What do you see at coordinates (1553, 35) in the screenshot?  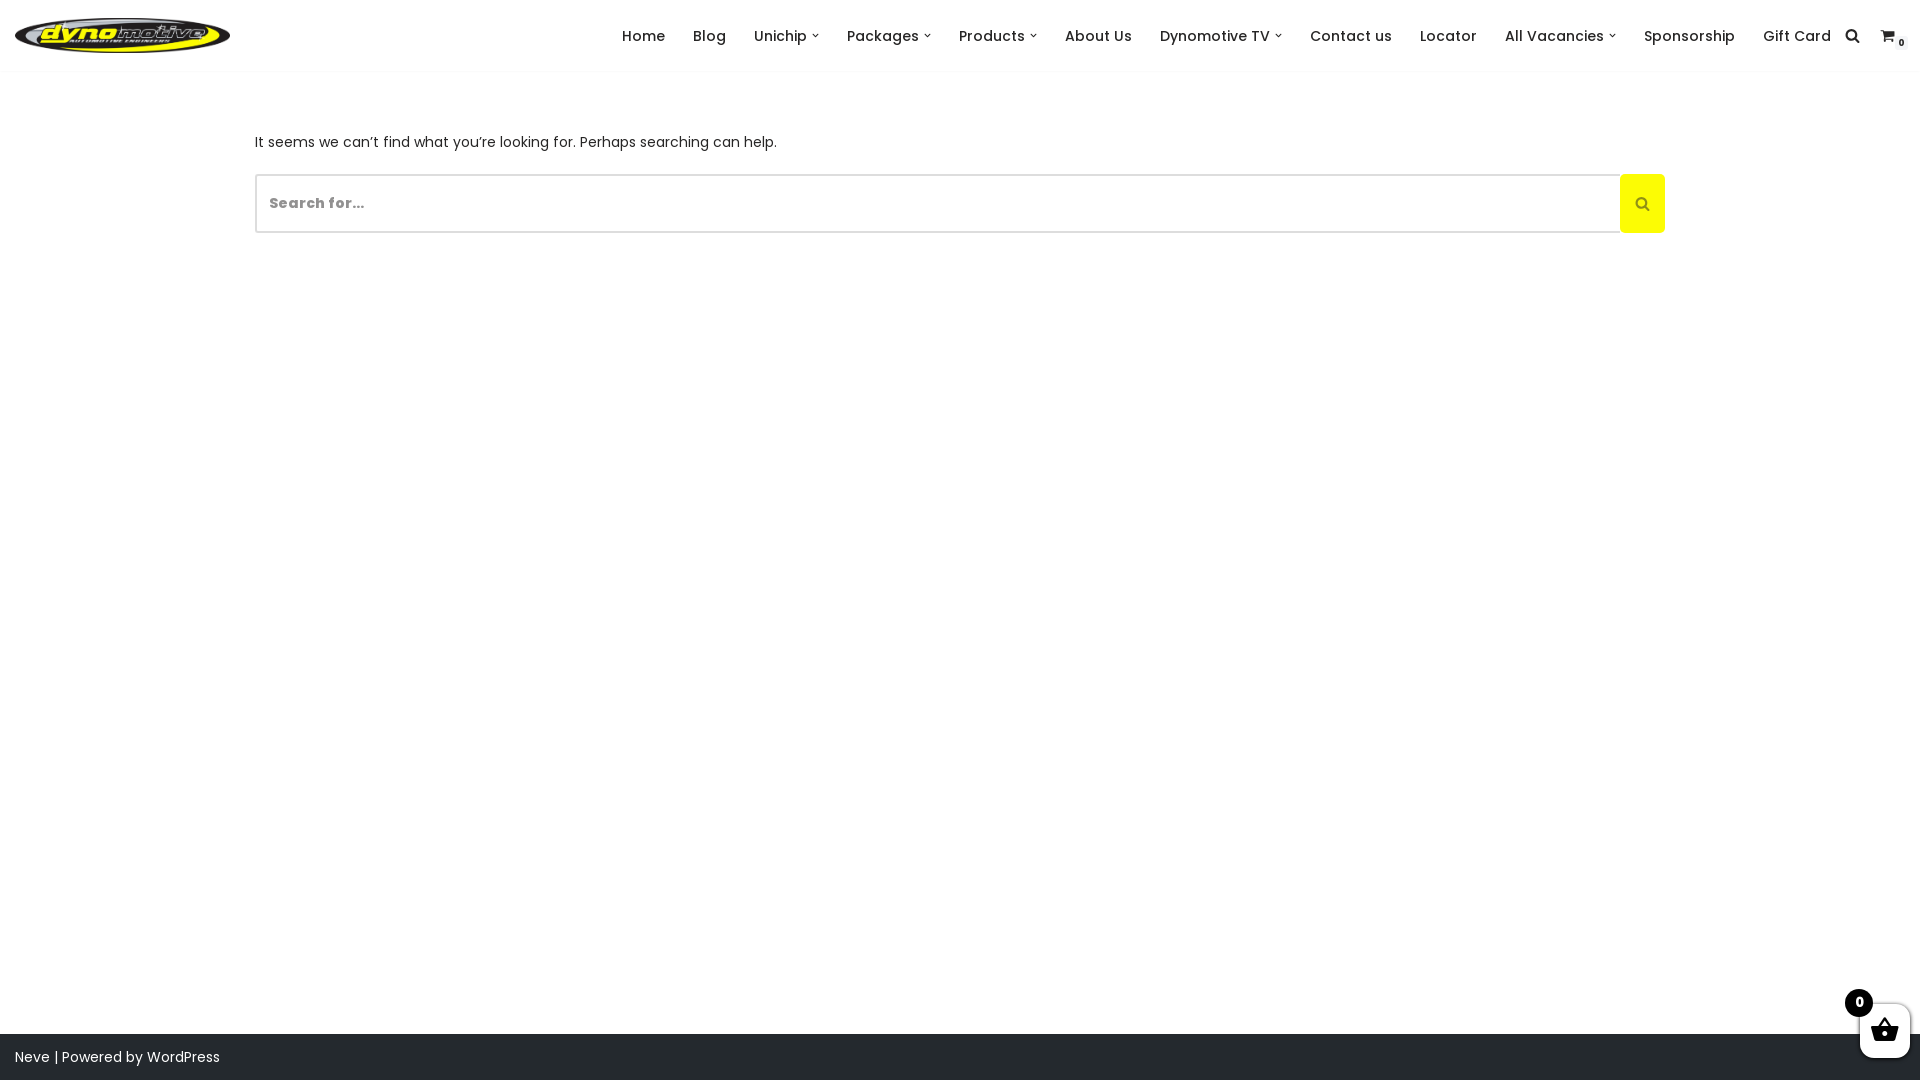 I see `'All Vacancies'` at bounding box center [1553, 35].